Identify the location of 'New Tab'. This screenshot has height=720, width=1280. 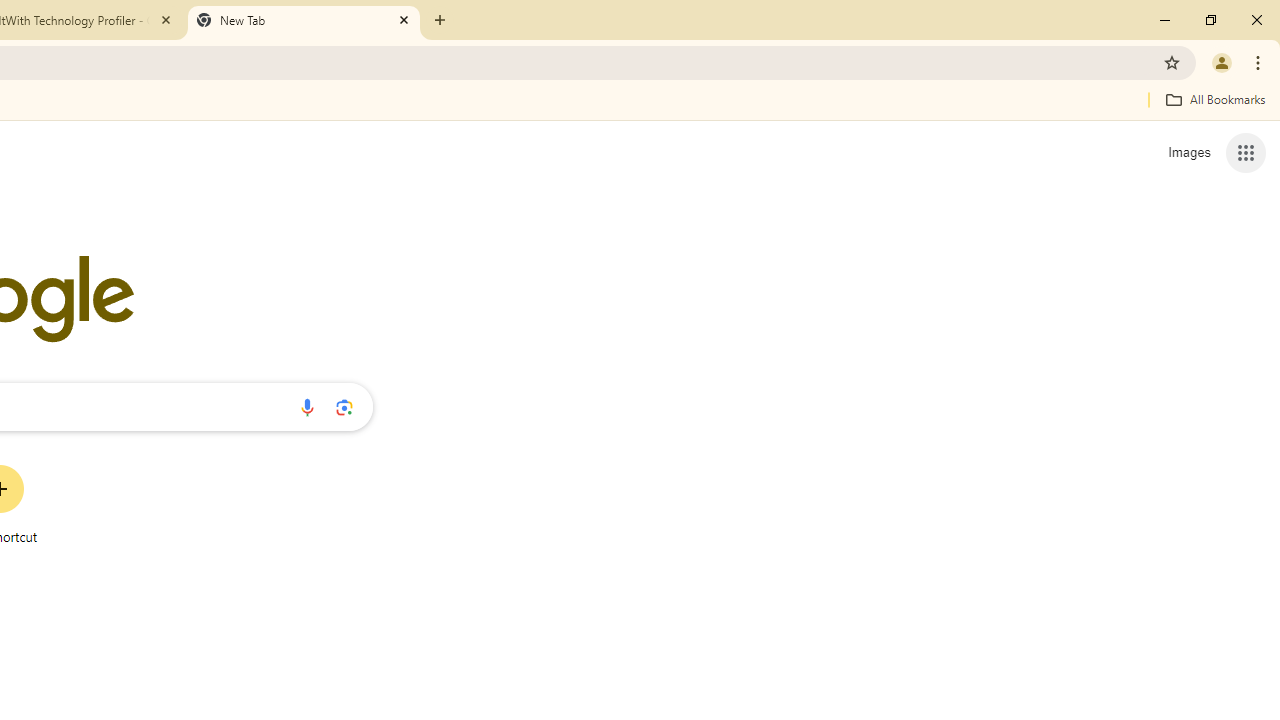
(303, 20).